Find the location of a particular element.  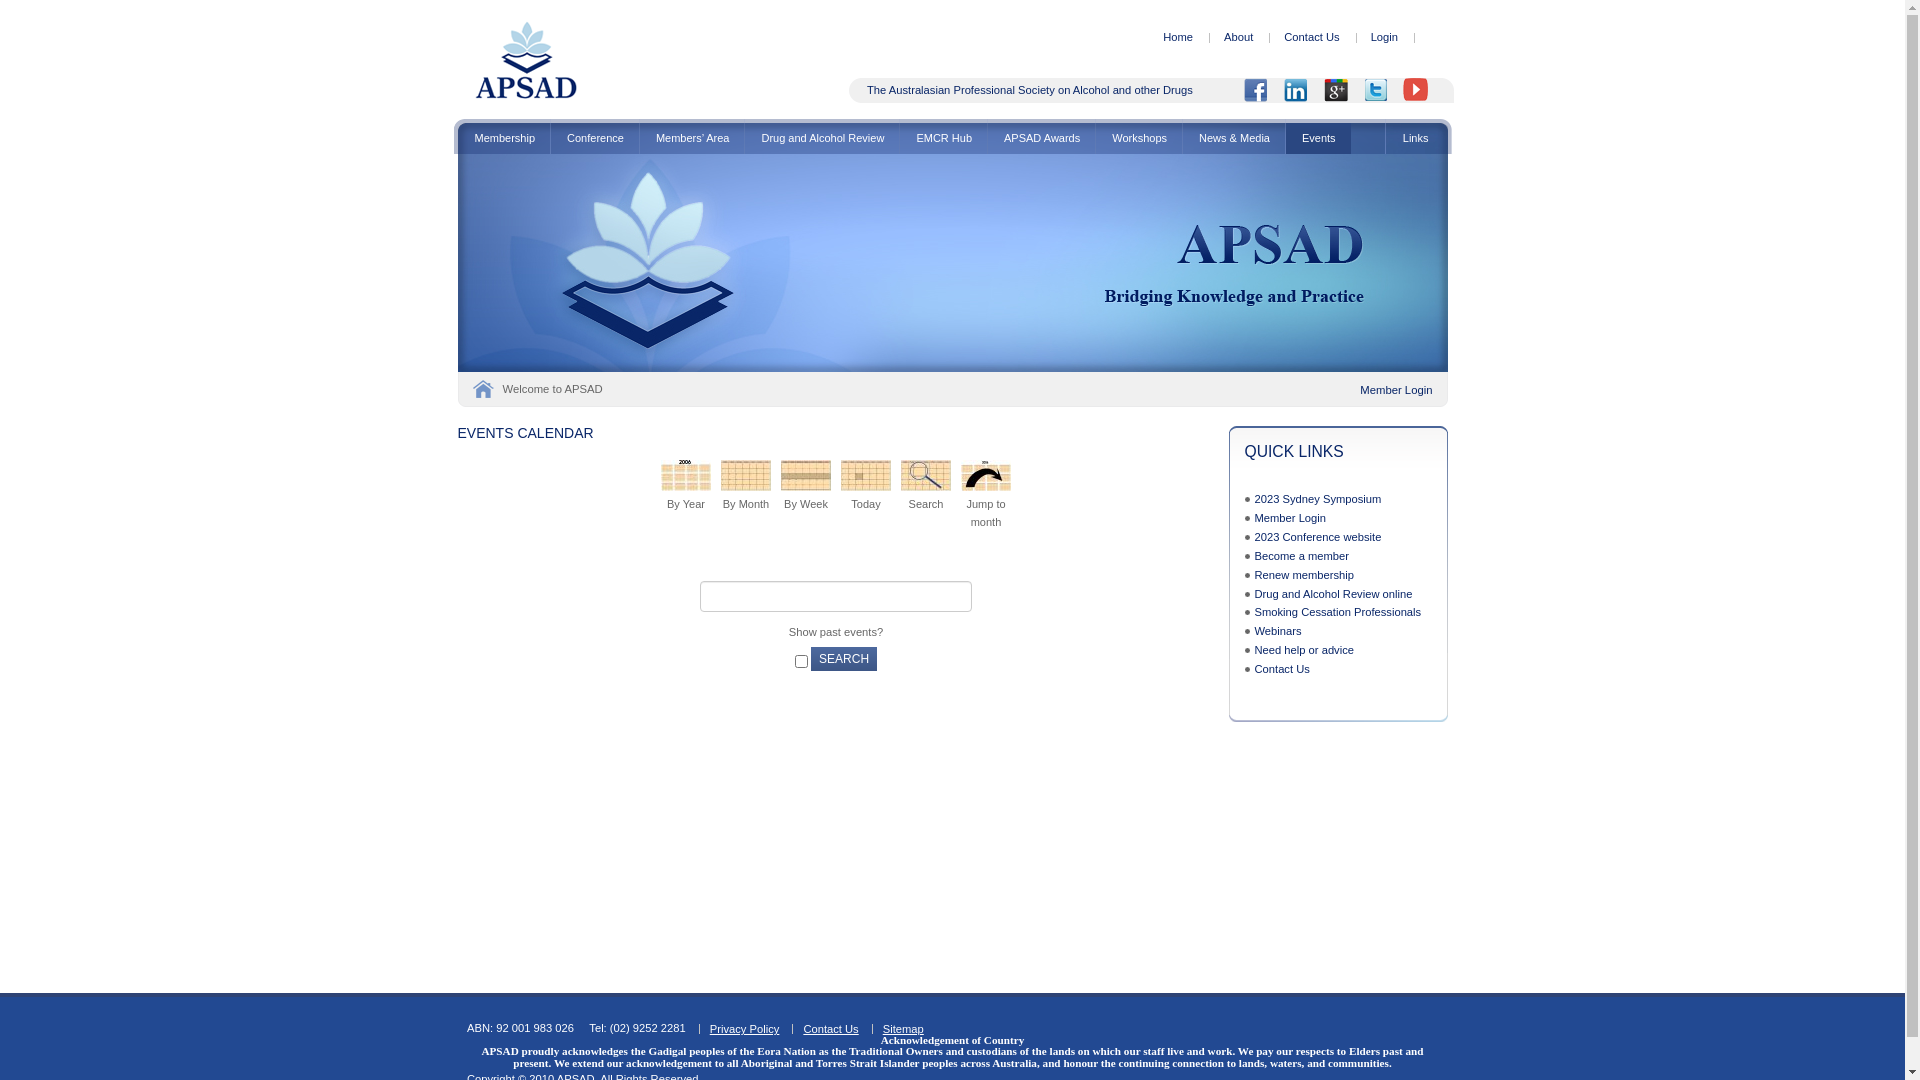

'Become a member' is located at coordinates (1301, 555).